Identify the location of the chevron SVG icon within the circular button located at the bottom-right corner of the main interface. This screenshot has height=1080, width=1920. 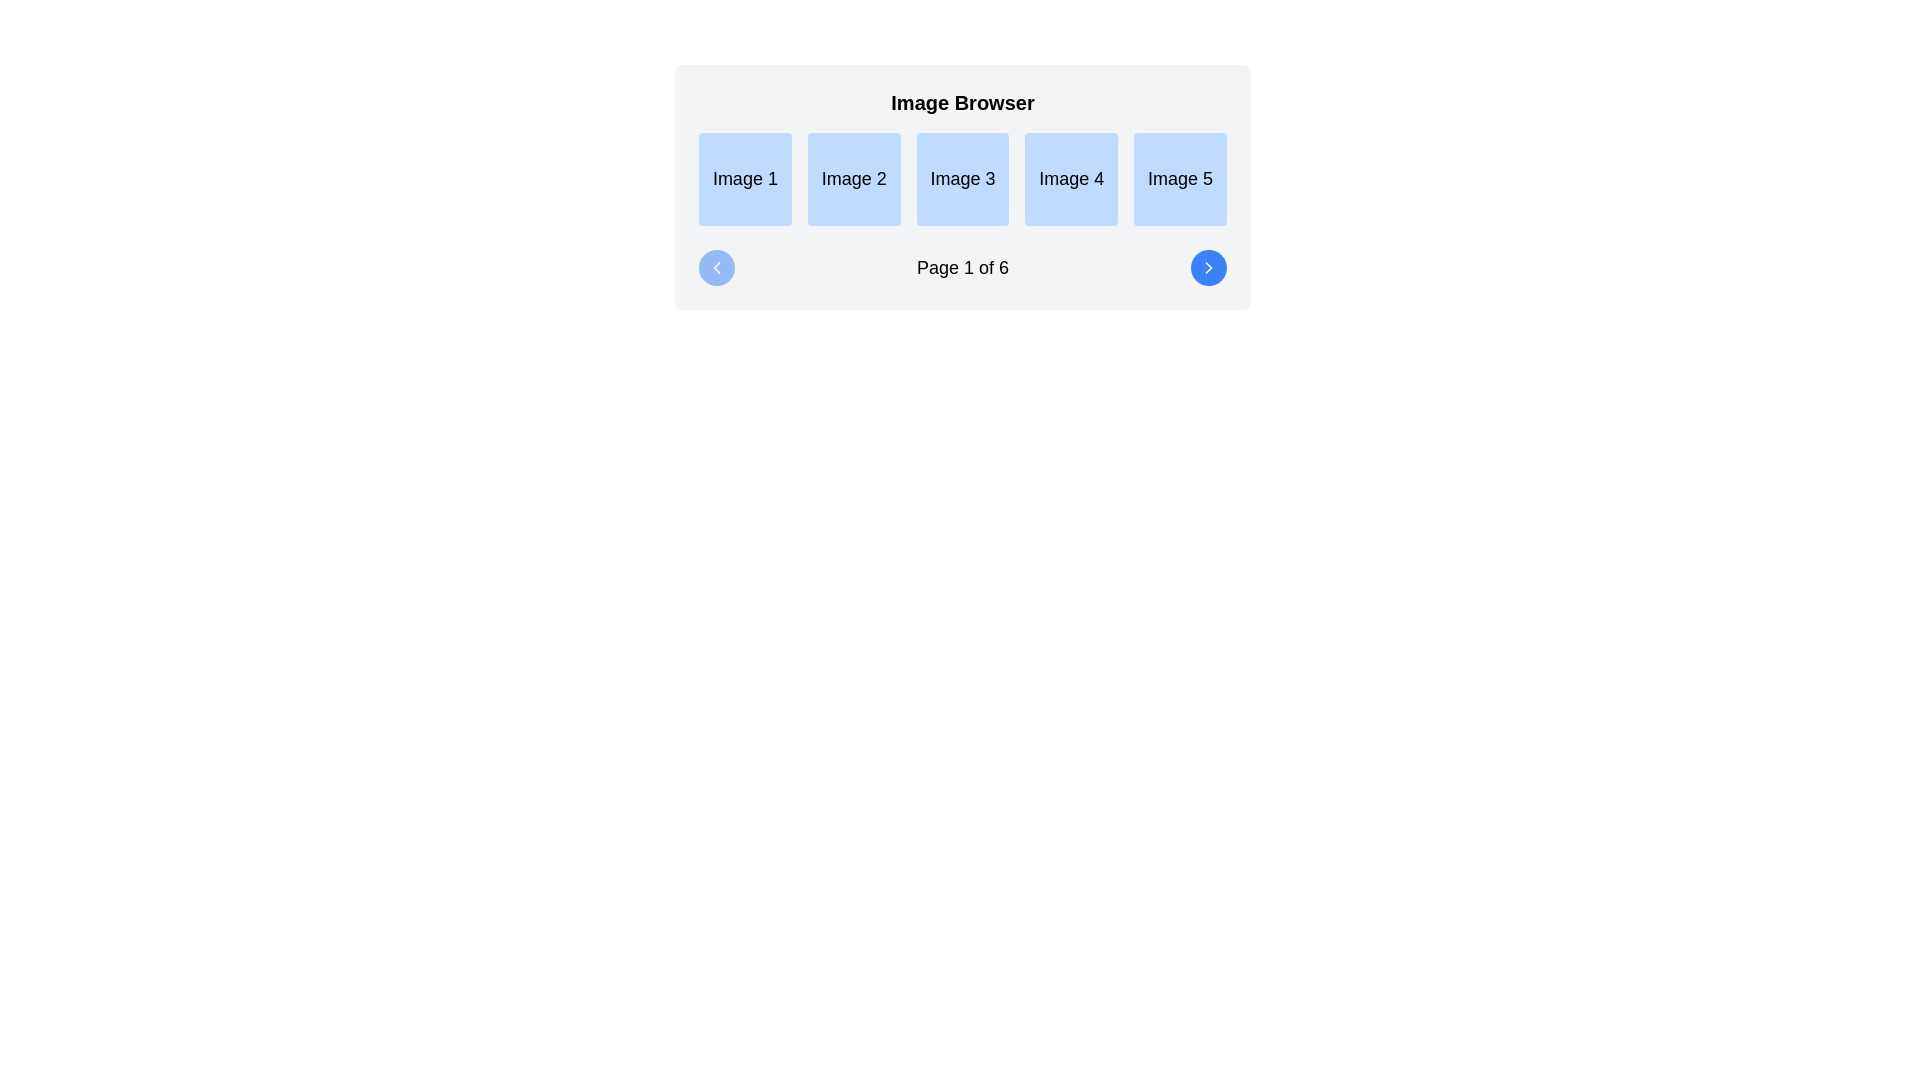
(1208, 266).